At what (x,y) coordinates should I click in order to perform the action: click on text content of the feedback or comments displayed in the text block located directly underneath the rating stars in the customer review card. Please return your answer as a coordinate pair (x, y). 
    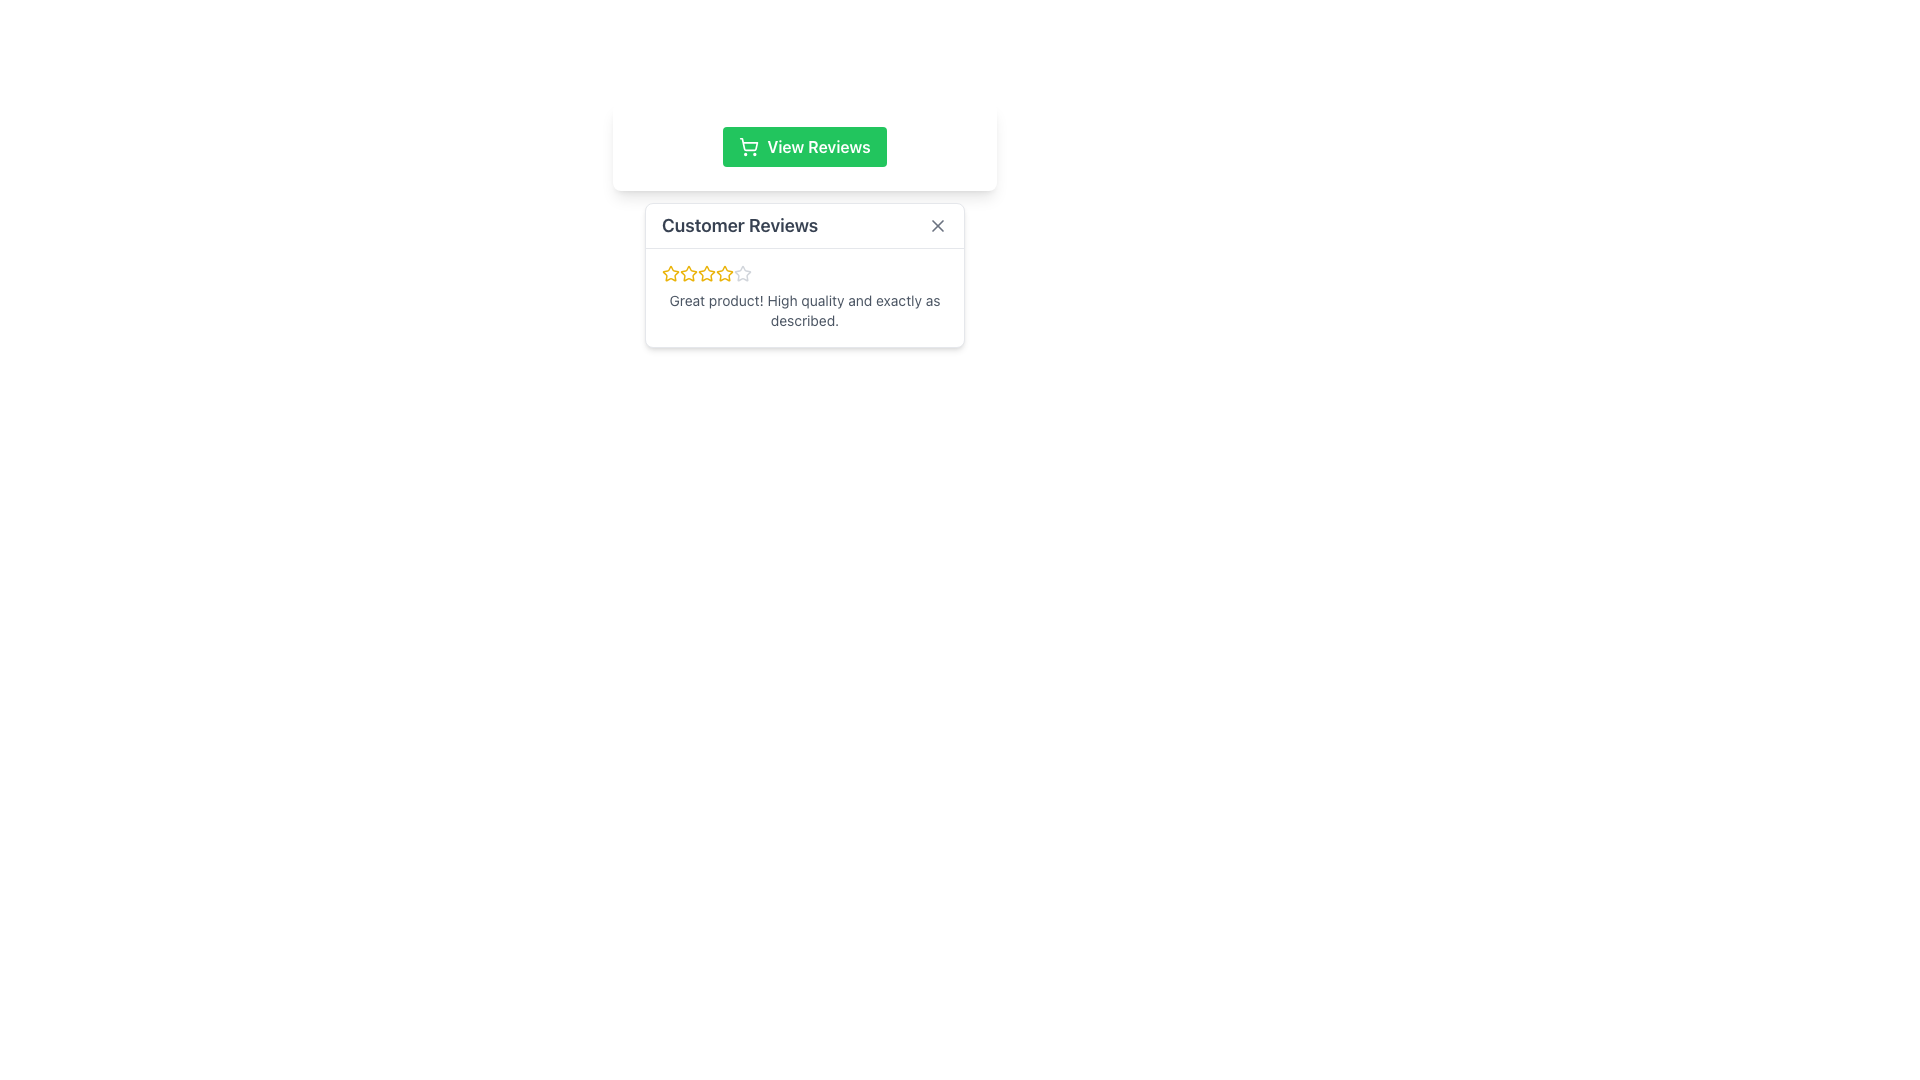
    Looking at the image, I should click on (805, 311).